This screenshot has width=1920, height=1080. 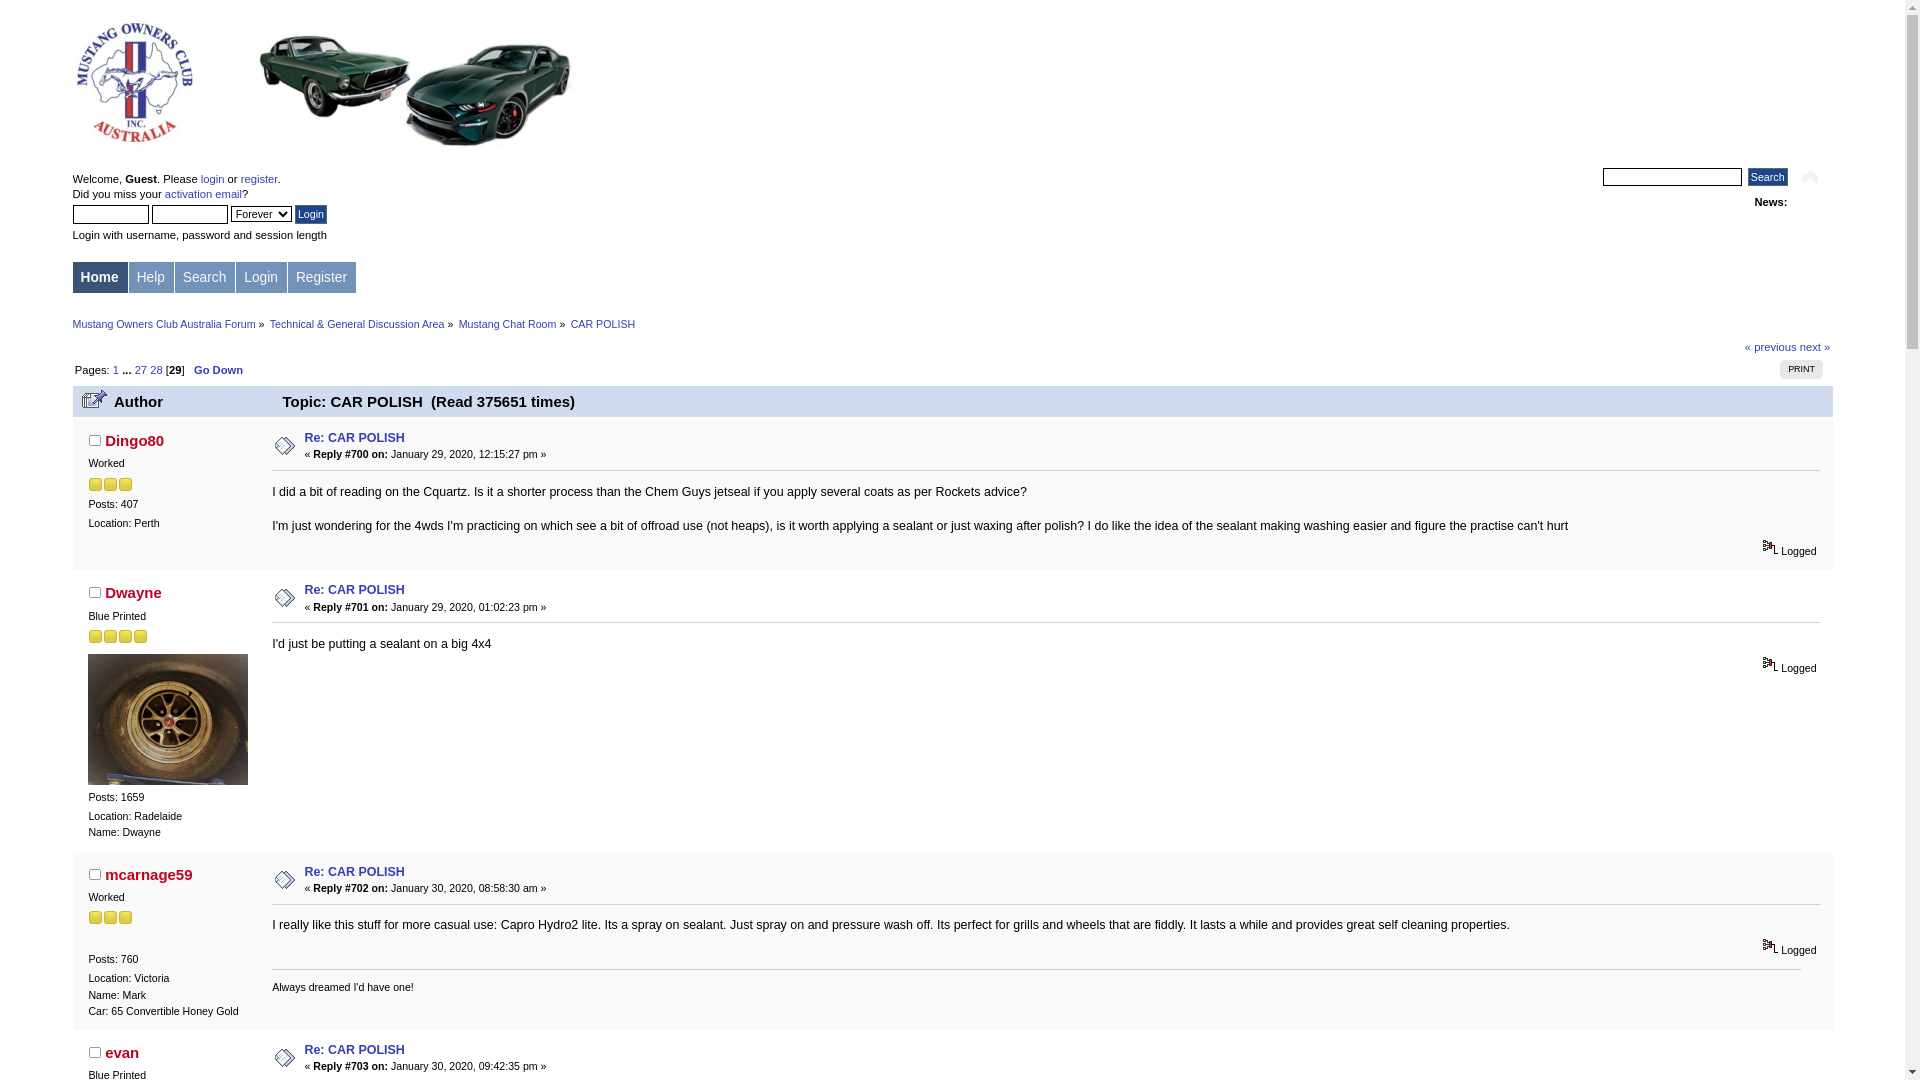 I want to click on '28', so click(x=148, y=370).